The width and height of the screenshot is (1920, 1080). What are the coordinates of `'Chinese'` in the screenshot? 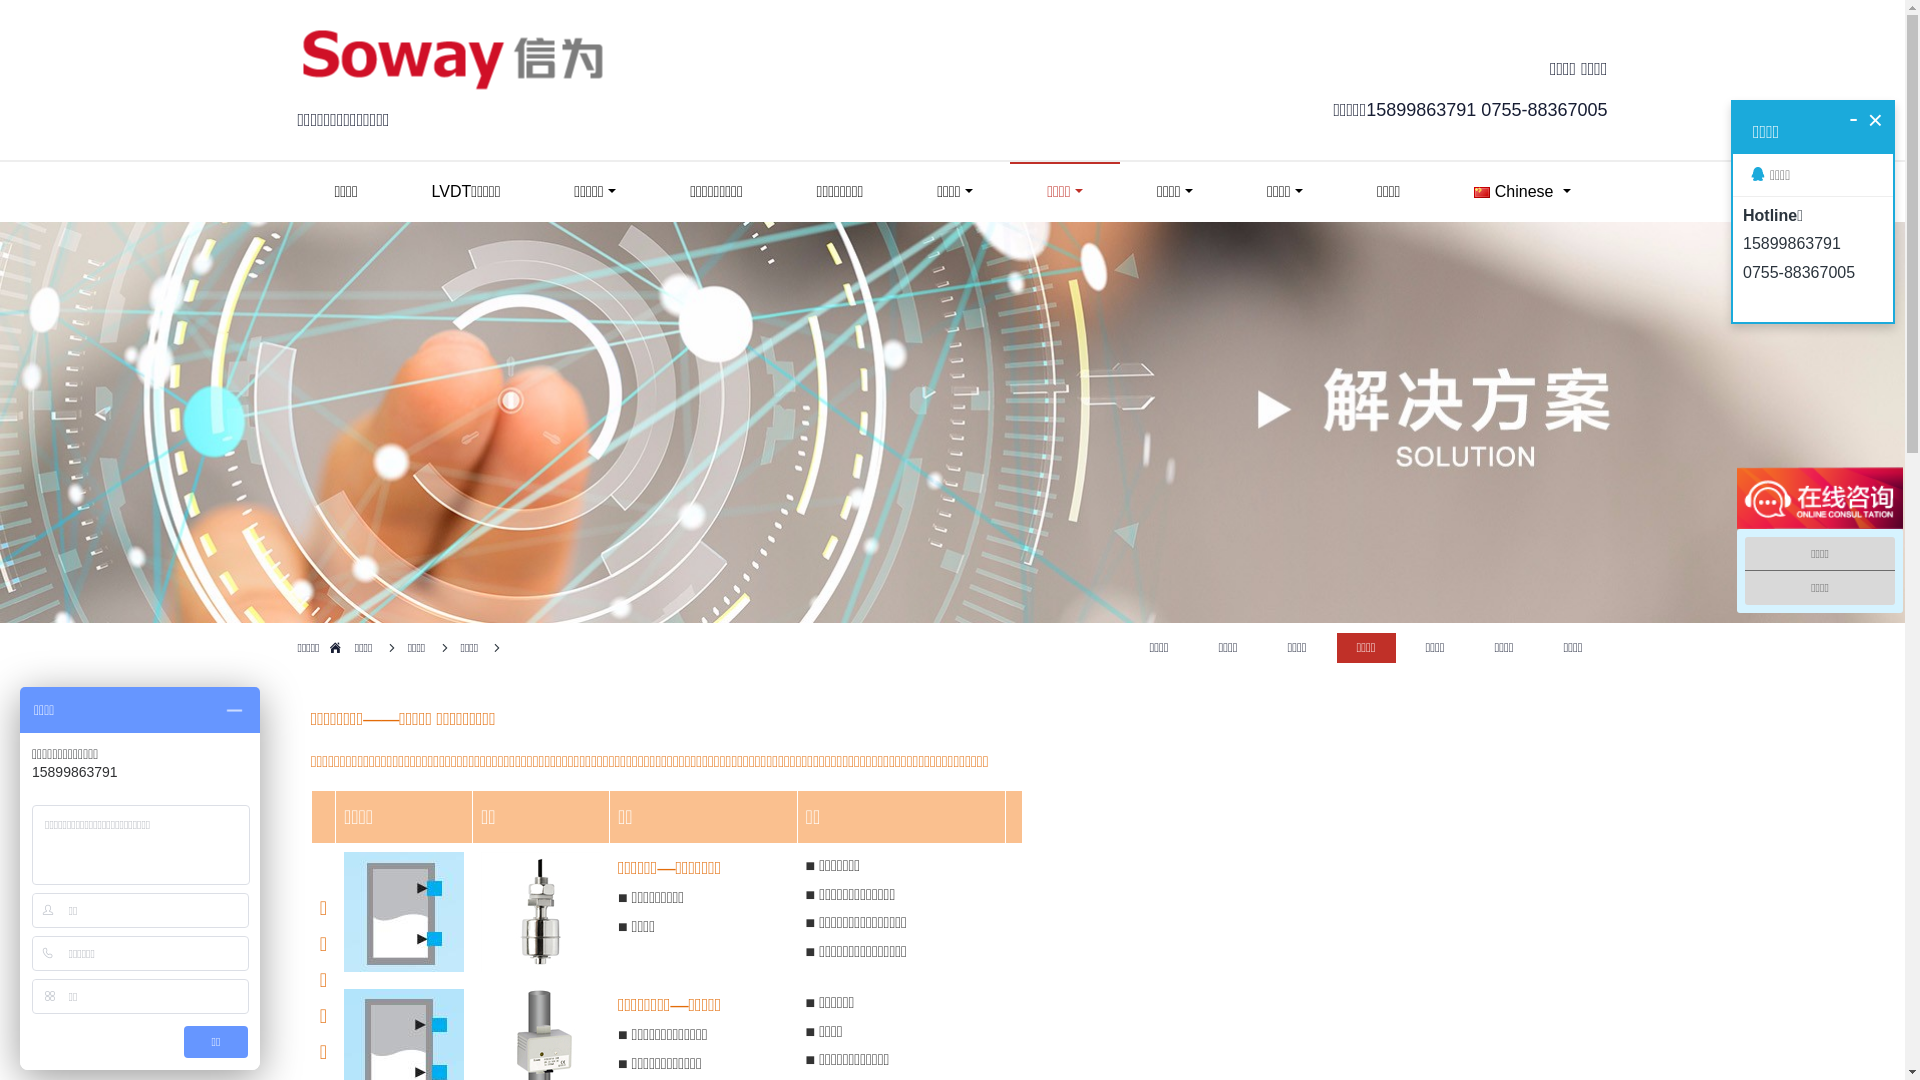 It's located at (1520, 192).